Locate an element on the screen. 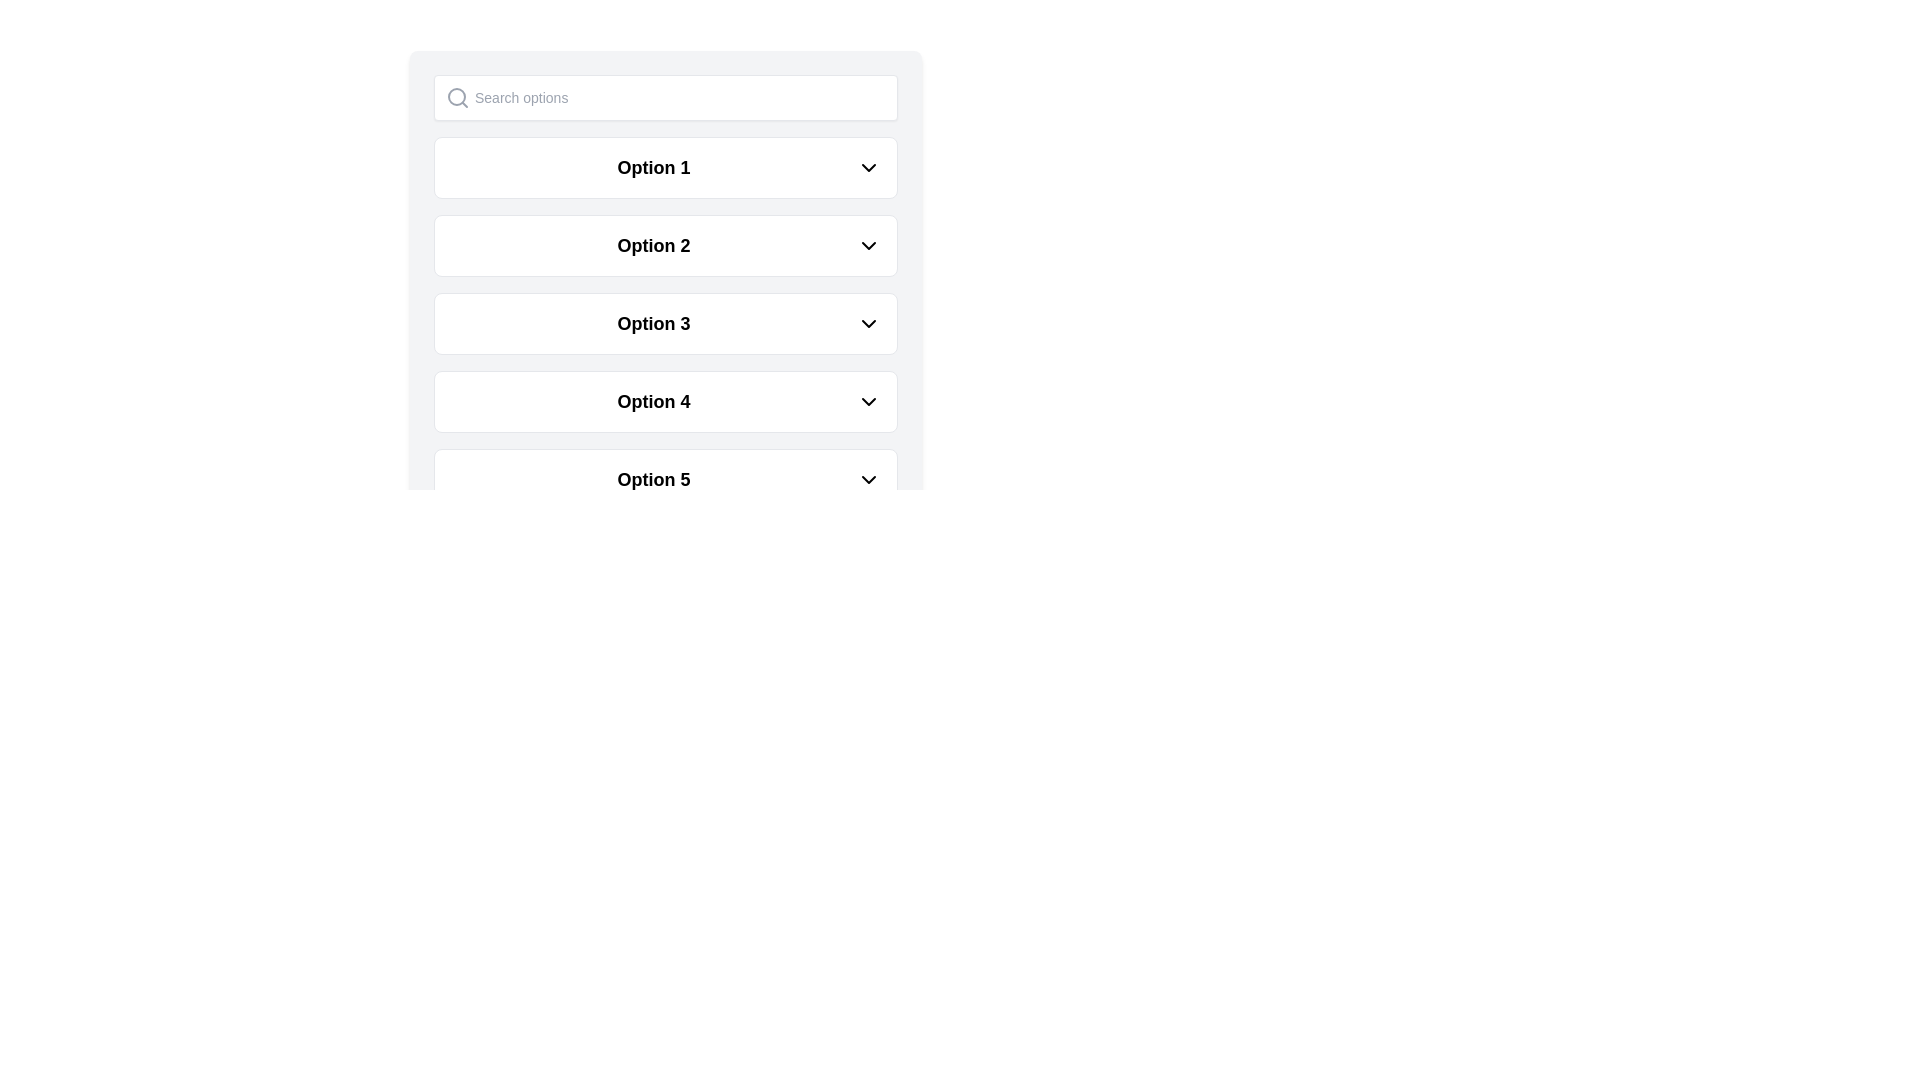  the text label displaying 'Option 3', which is the third option in a vertically-arranged list of options is located at coordinates (653, 323).